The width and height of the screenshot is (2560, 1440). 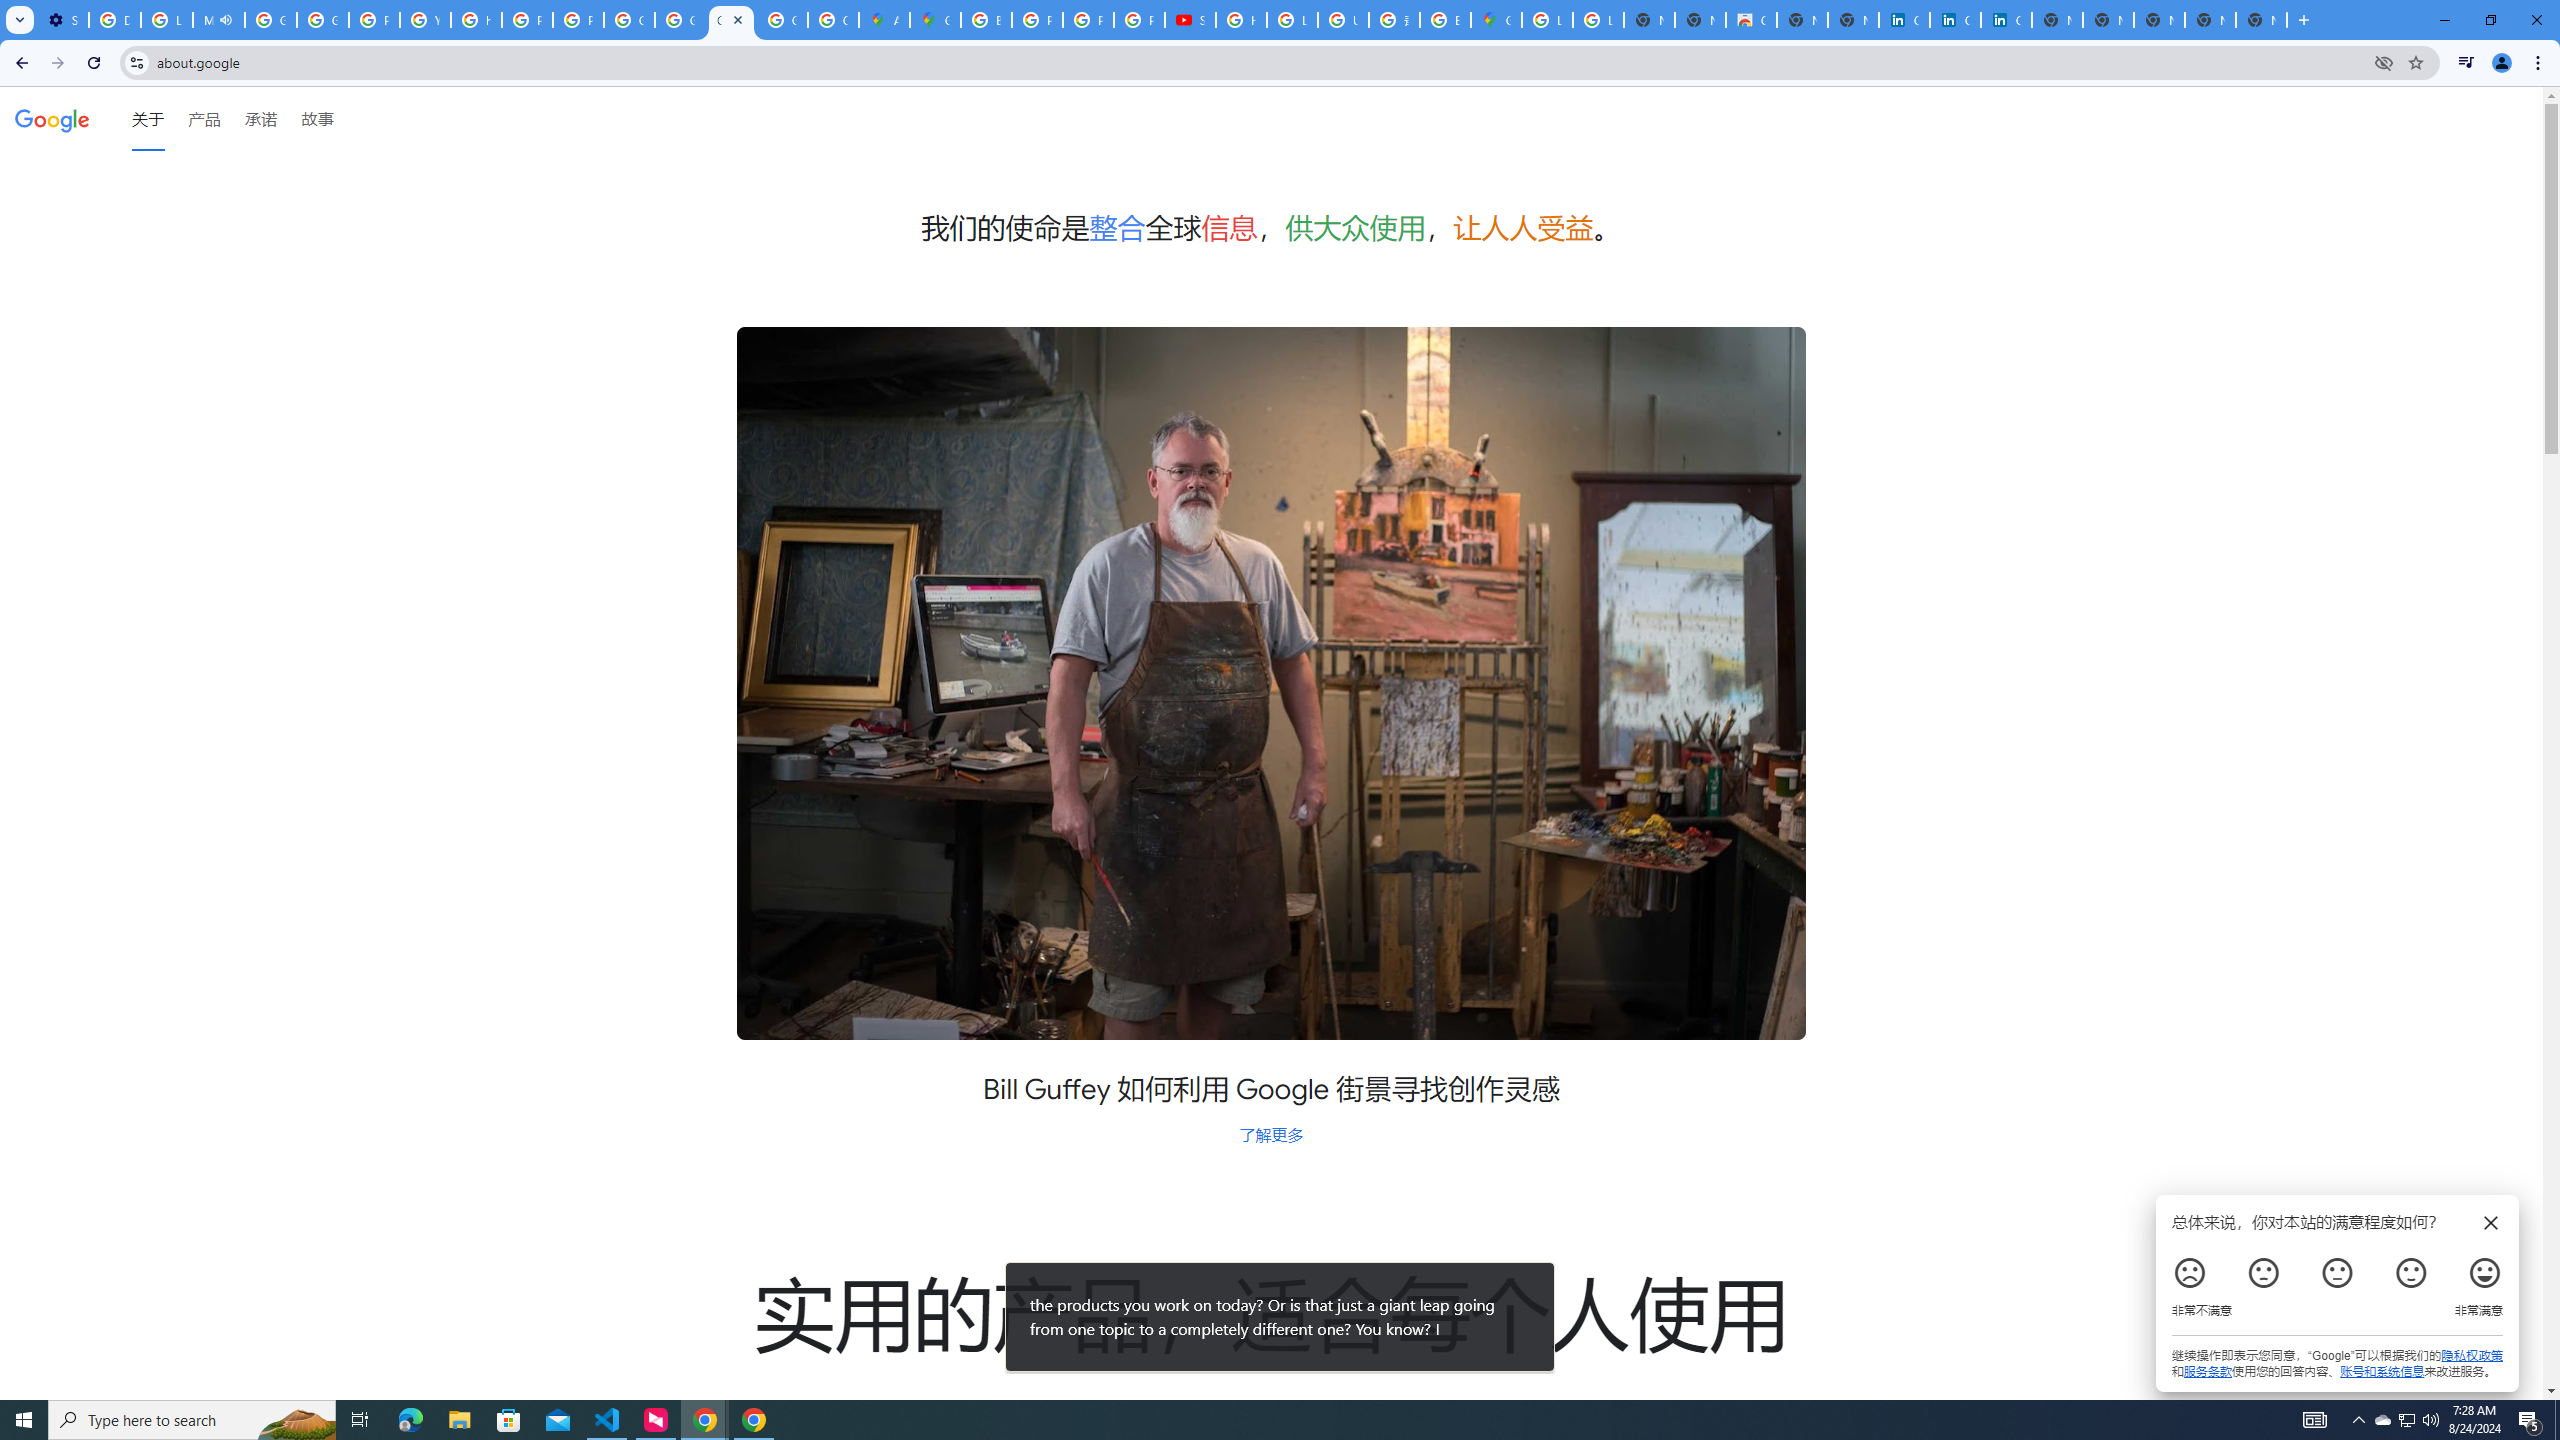 I want to click on 'Cookie Policy | LinkedIn', so click(x=1903, y=19).